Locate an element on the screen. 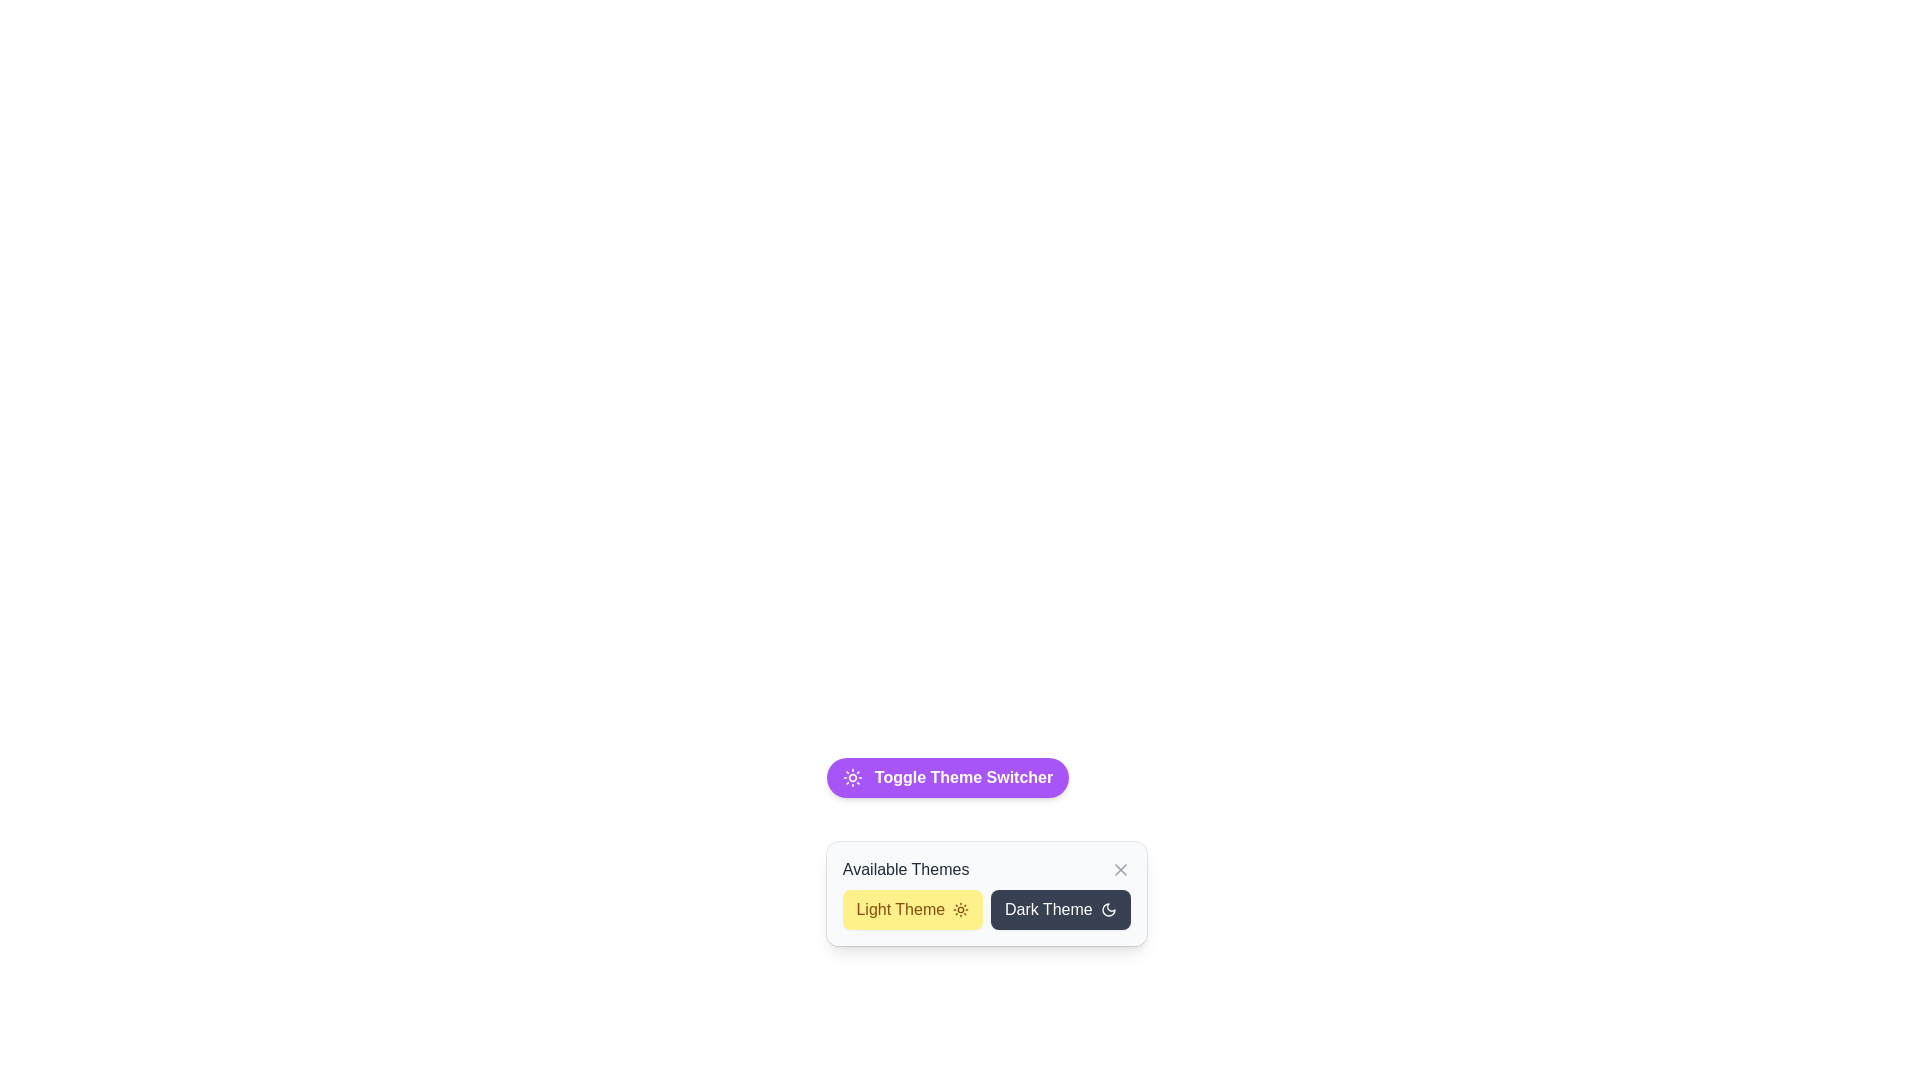  the 'Dark Theme' button in the Dropdown panel labeled 'Available Themes' is located at coordinates (986, 893).